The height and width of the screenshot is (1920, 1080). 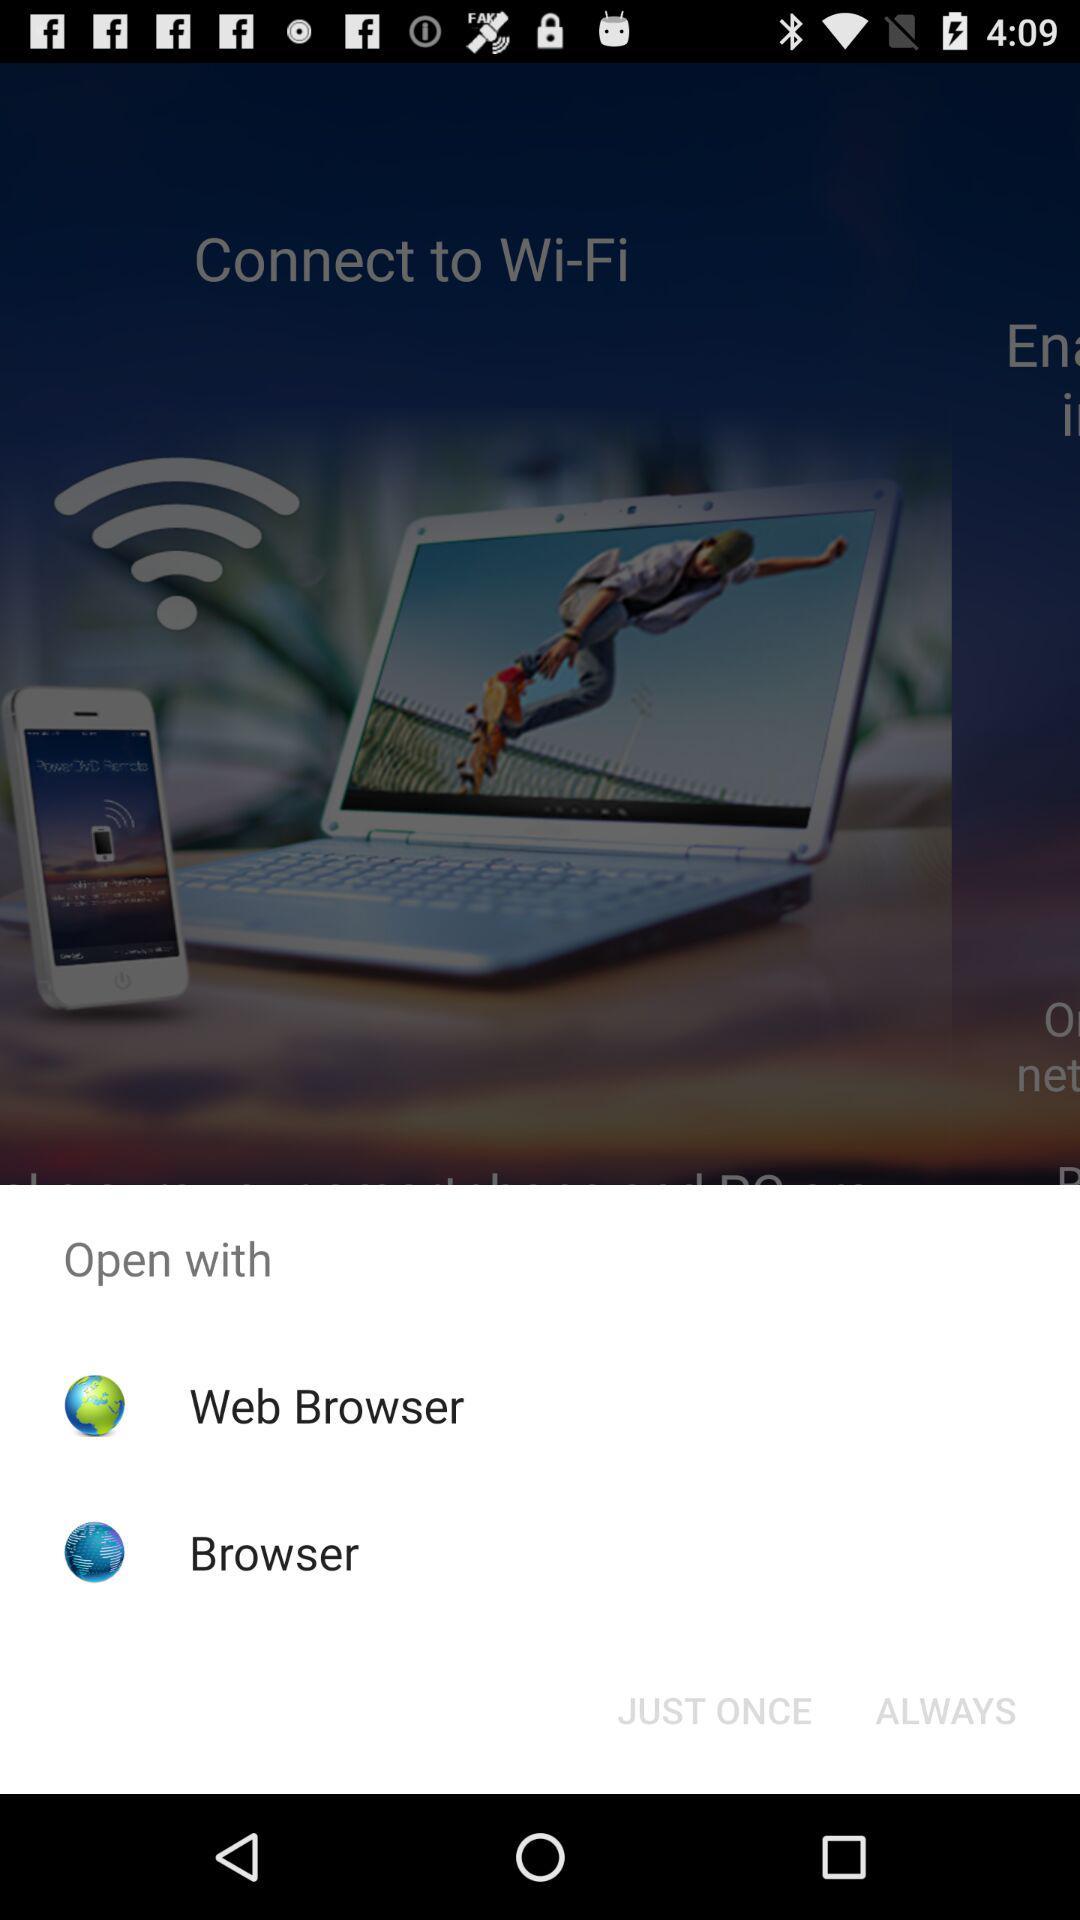 What do you see at coordinates (325, 1404) in the screenshot?
I see `the item below the open with item` at bounding box center [325, 1404].